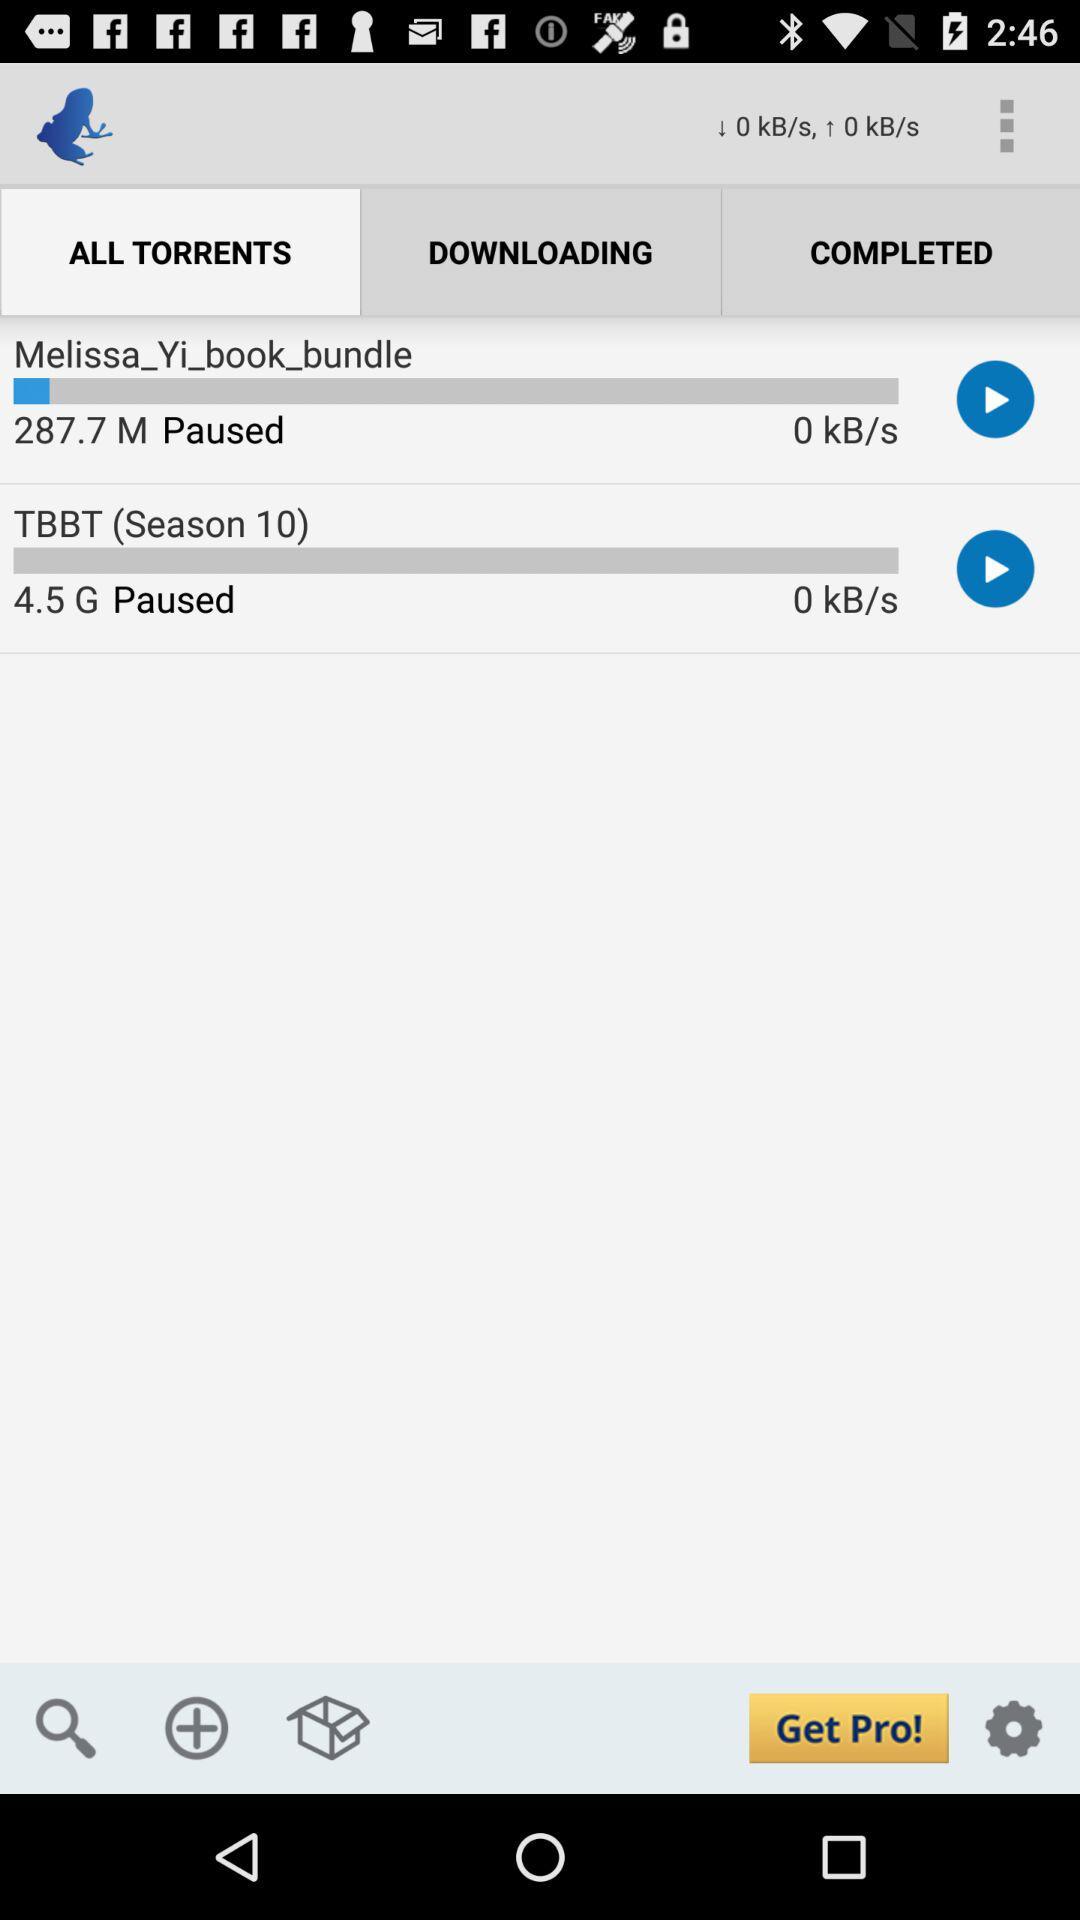 The height and width of the screenshot is (1920, 1080). What do you see at coordinates (196, 1848) in the screenshot?
I see `the add icon` at bounding box center [196, 1848].